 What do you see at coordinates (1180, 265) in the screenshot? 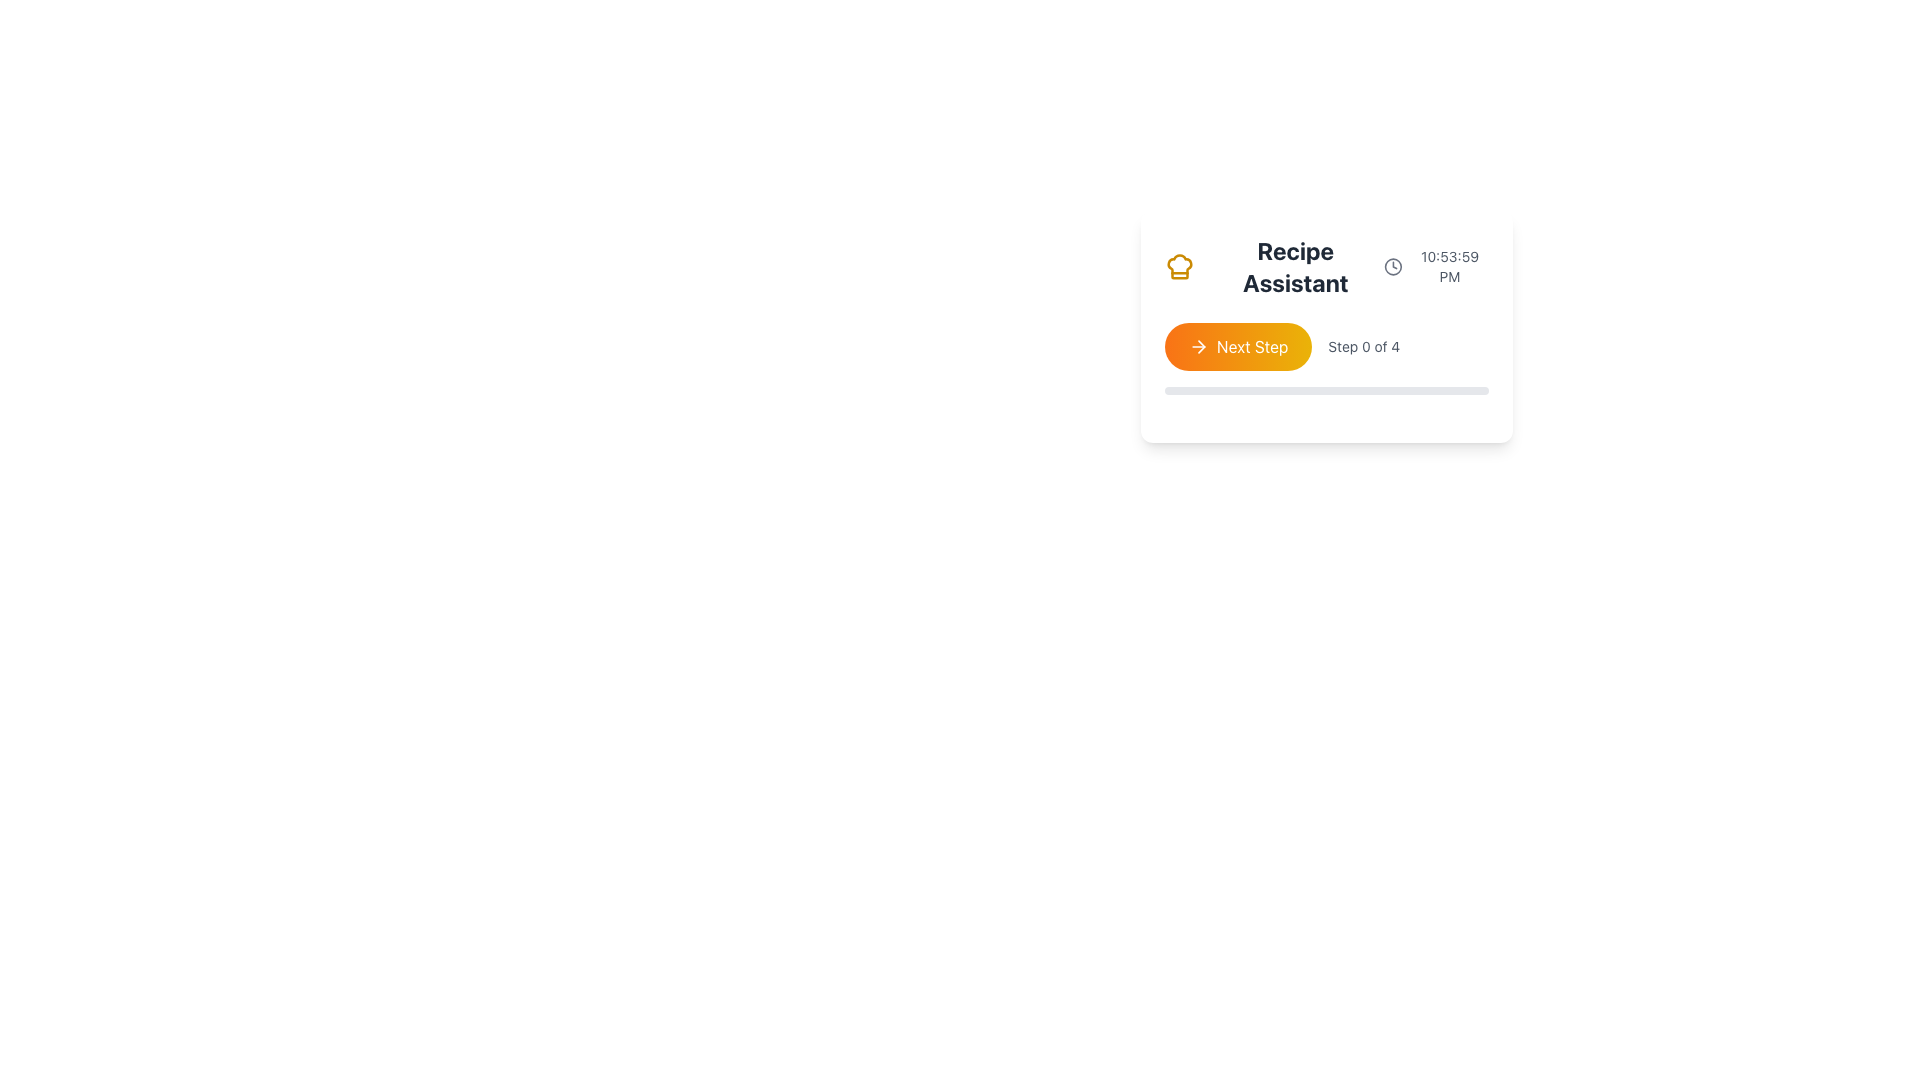
I see `the 'Recipe Assistant' icon located to the left of the title text, which visually identifies the feature for users` at bounding box center [1180, 265].